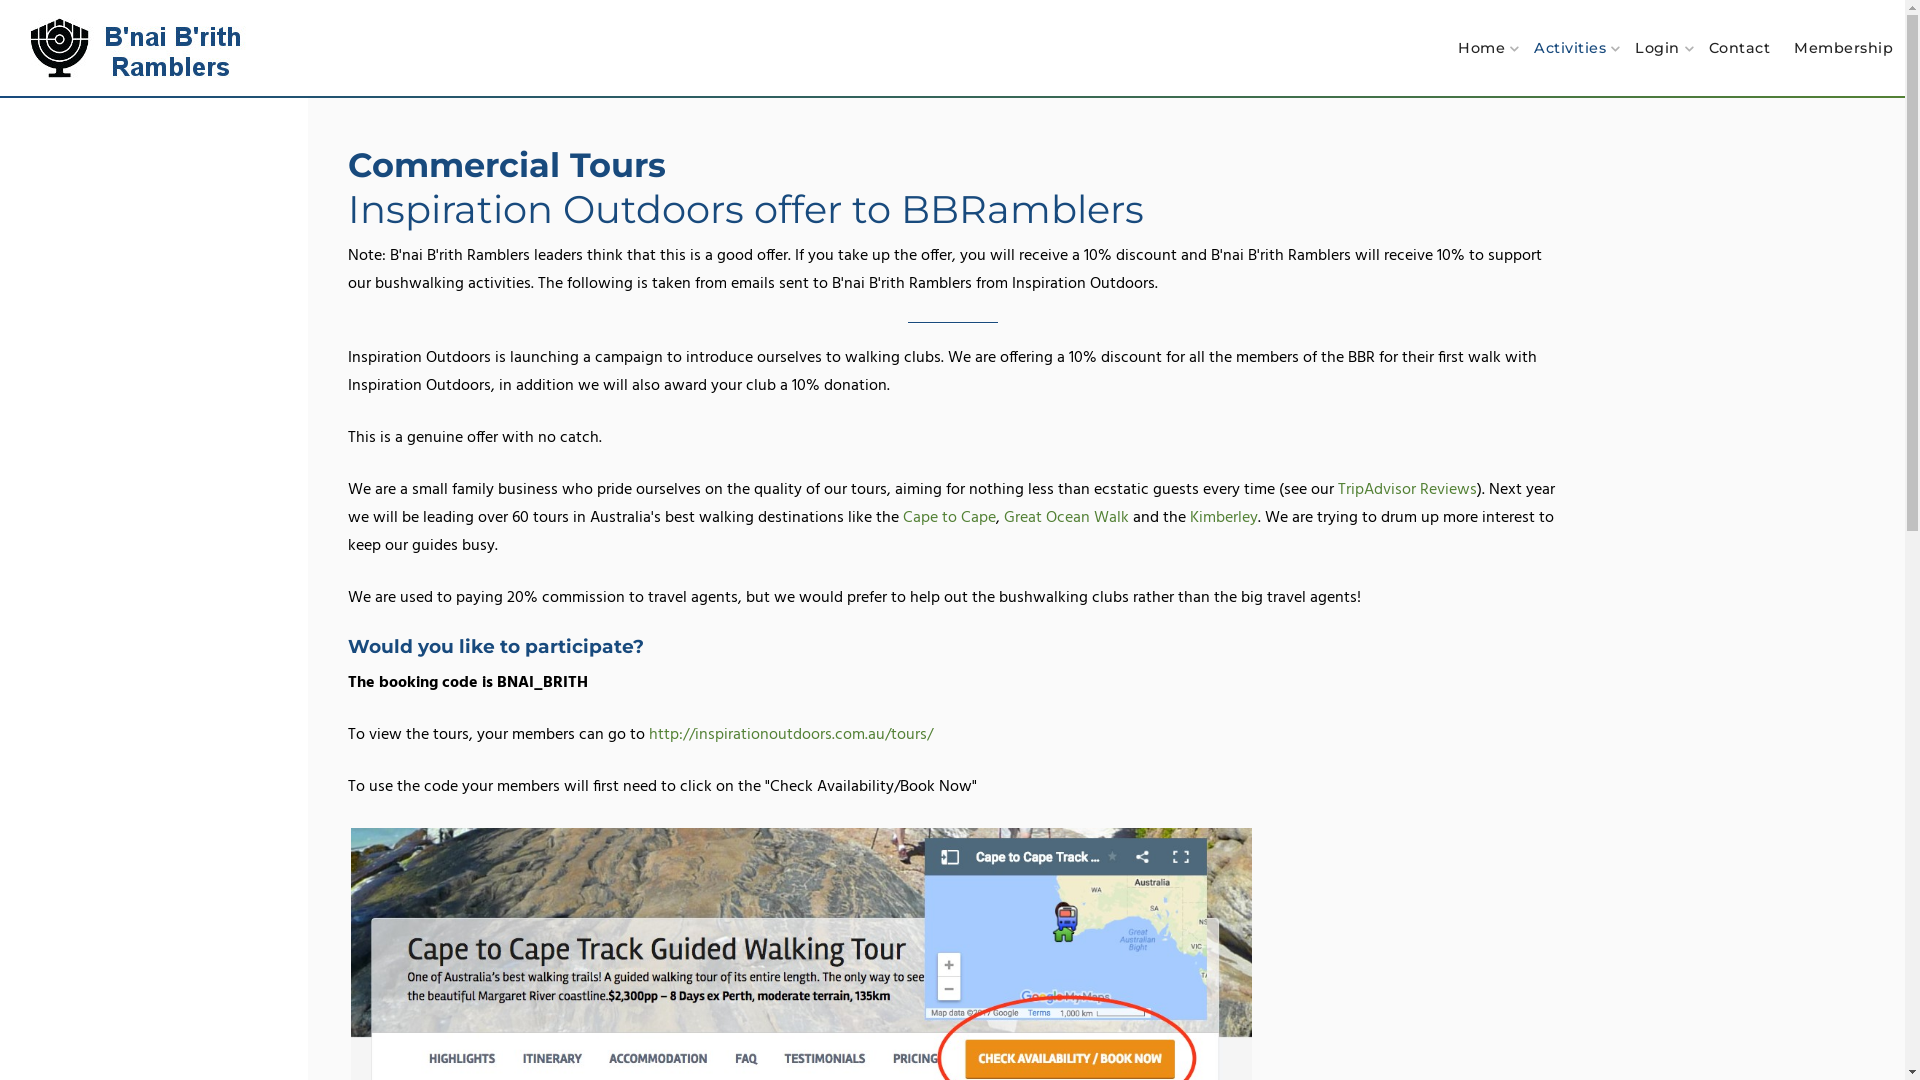 This screenshot has height=1080, width=1920. What do you see at coordinates (1571, 46) in the screenshot?
I see `'Activities'` at bounding box center [1571, 46].